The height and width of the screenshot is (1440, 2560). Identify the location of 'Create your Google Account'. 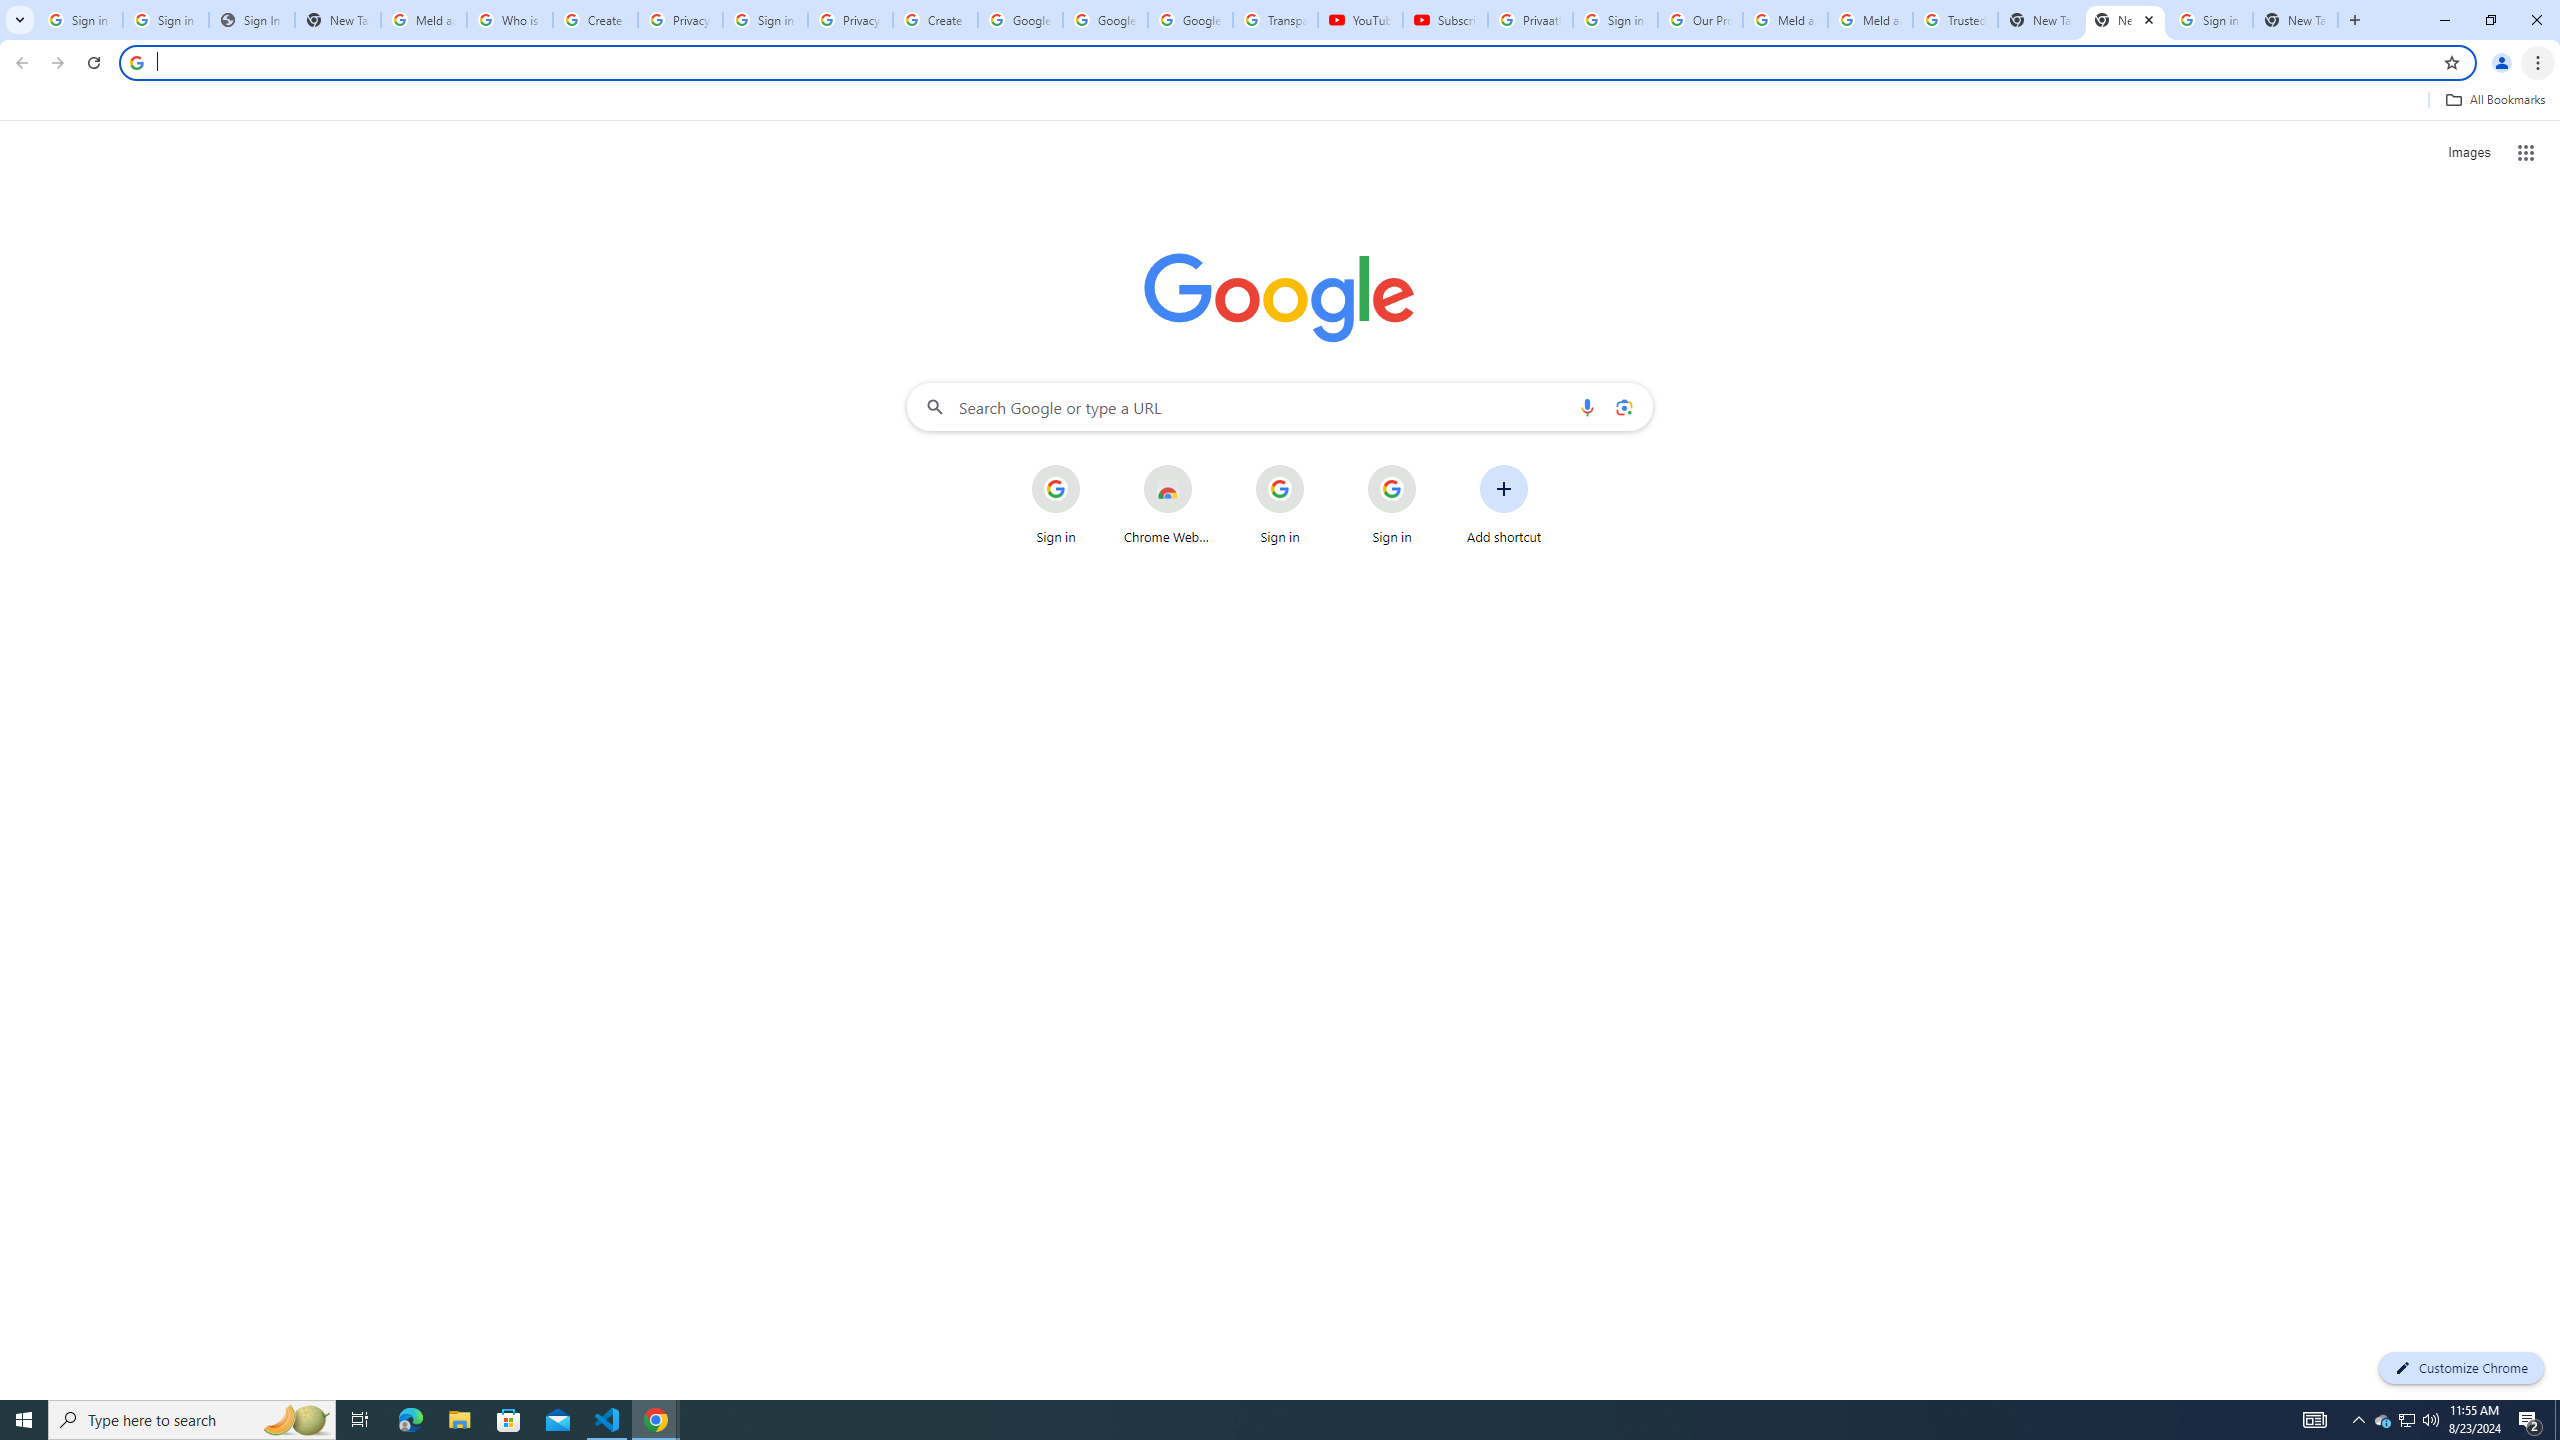
(934, 19).